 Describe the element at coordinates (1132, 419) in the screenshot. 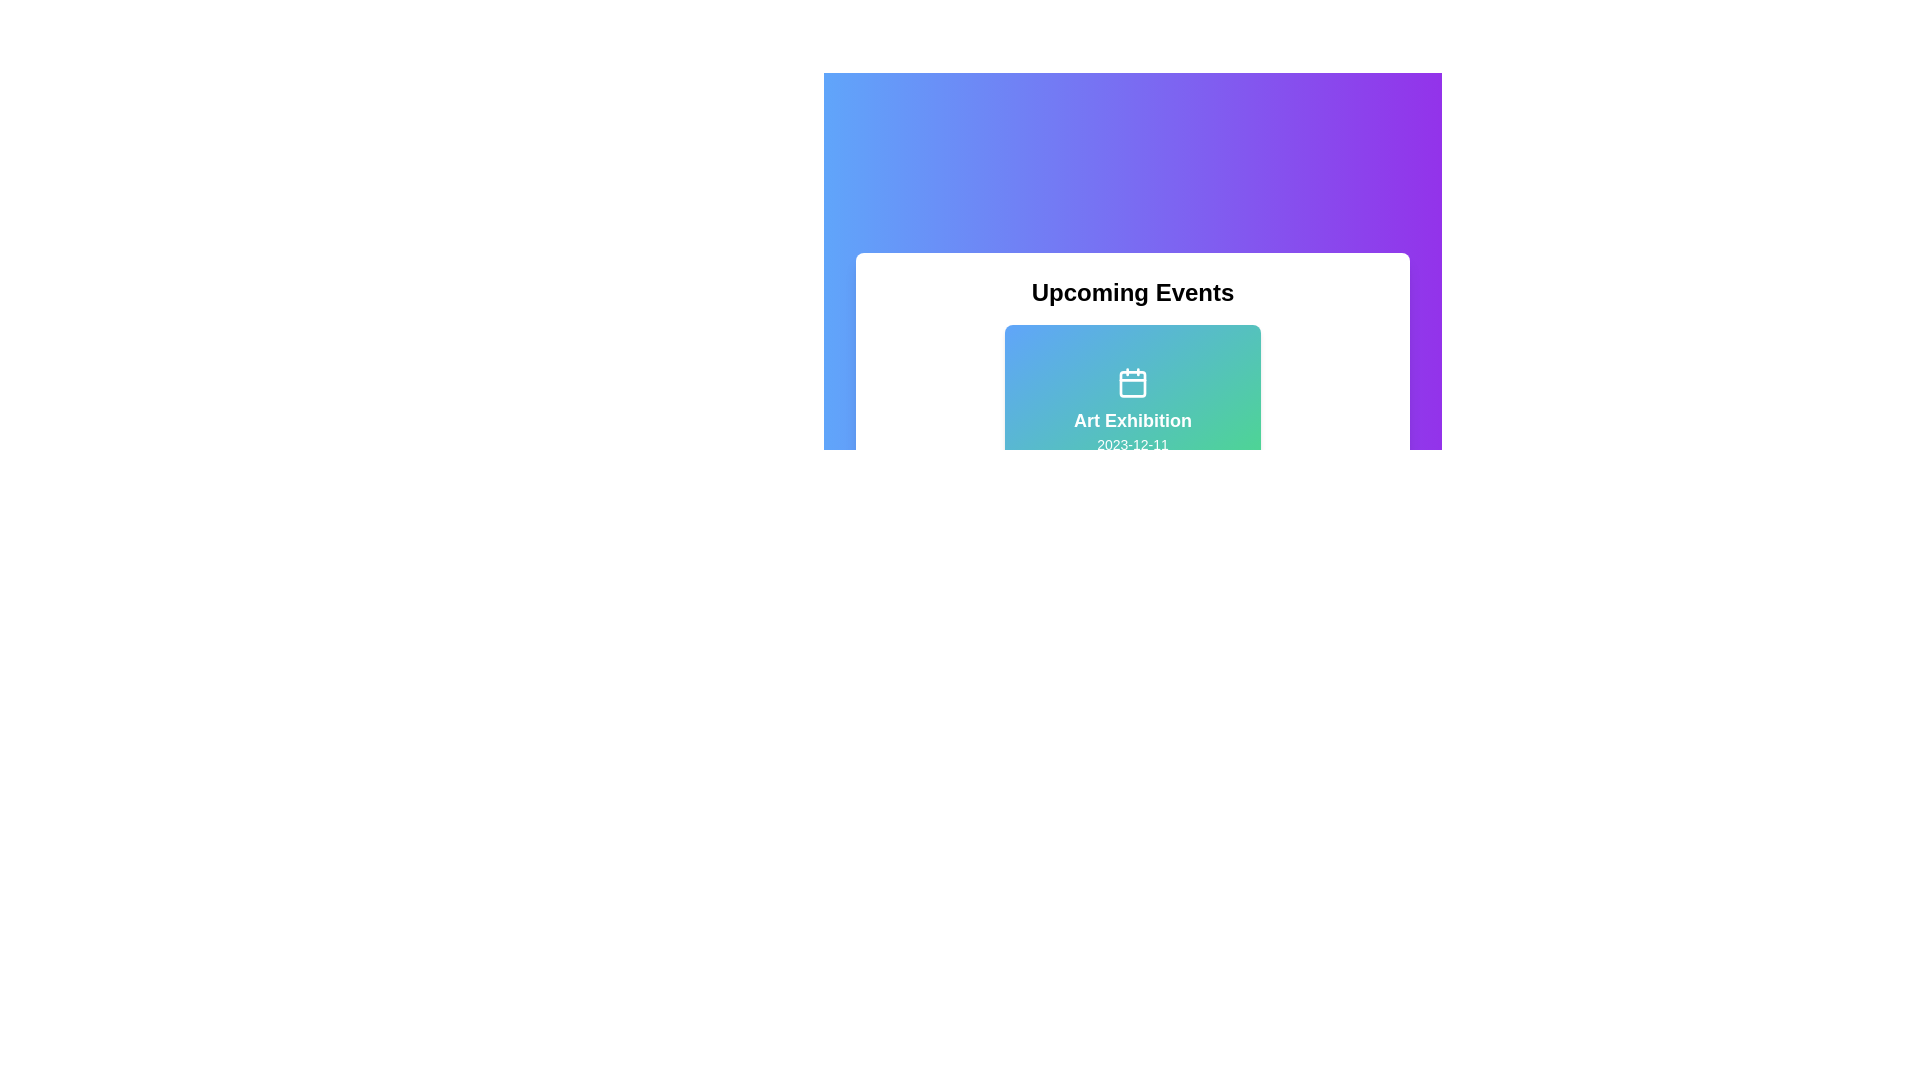

I see `the text label displaying 'Art Exhibition', which is styled with a bold white font and located below a calendar icon against a green-to-blue gradient background` at that location.